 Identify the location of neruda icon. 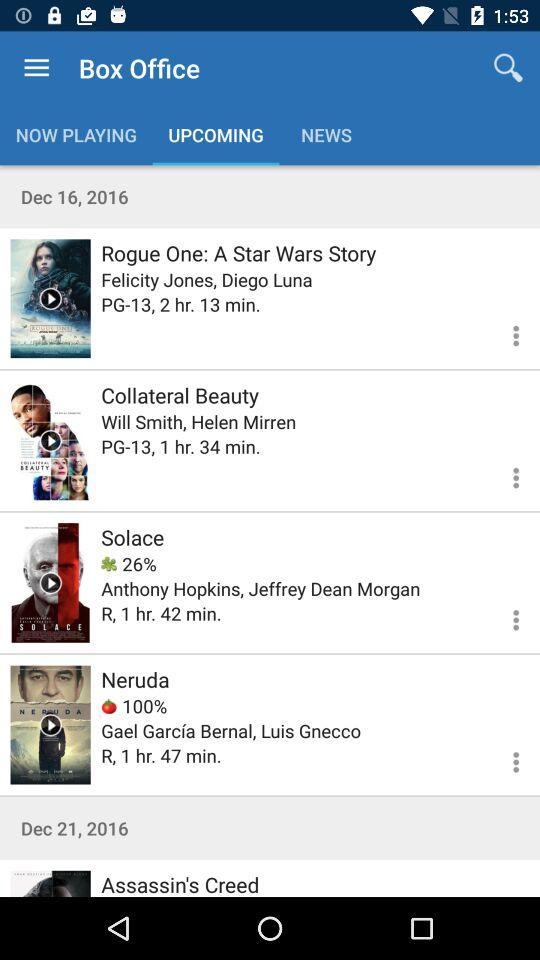
(135, 679).